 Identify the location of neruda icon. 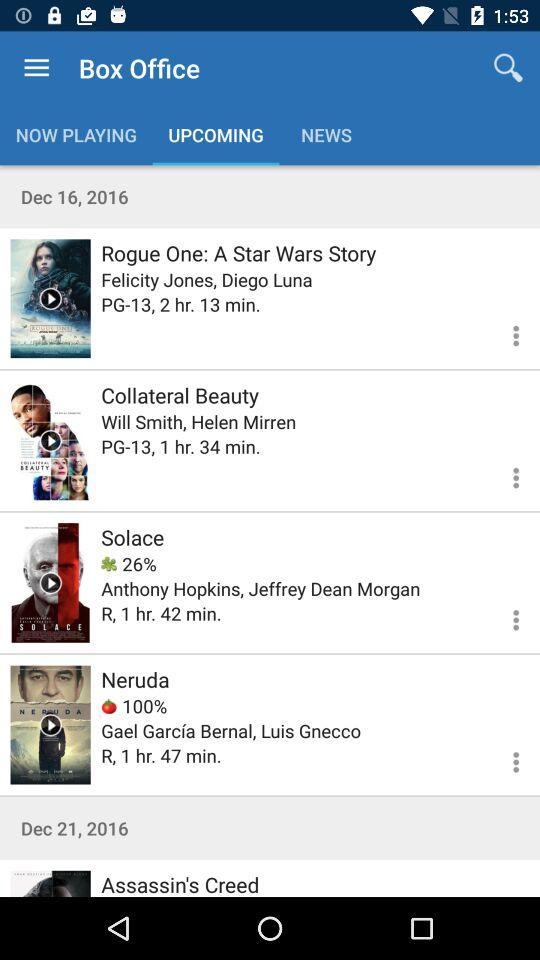
(135, 679).